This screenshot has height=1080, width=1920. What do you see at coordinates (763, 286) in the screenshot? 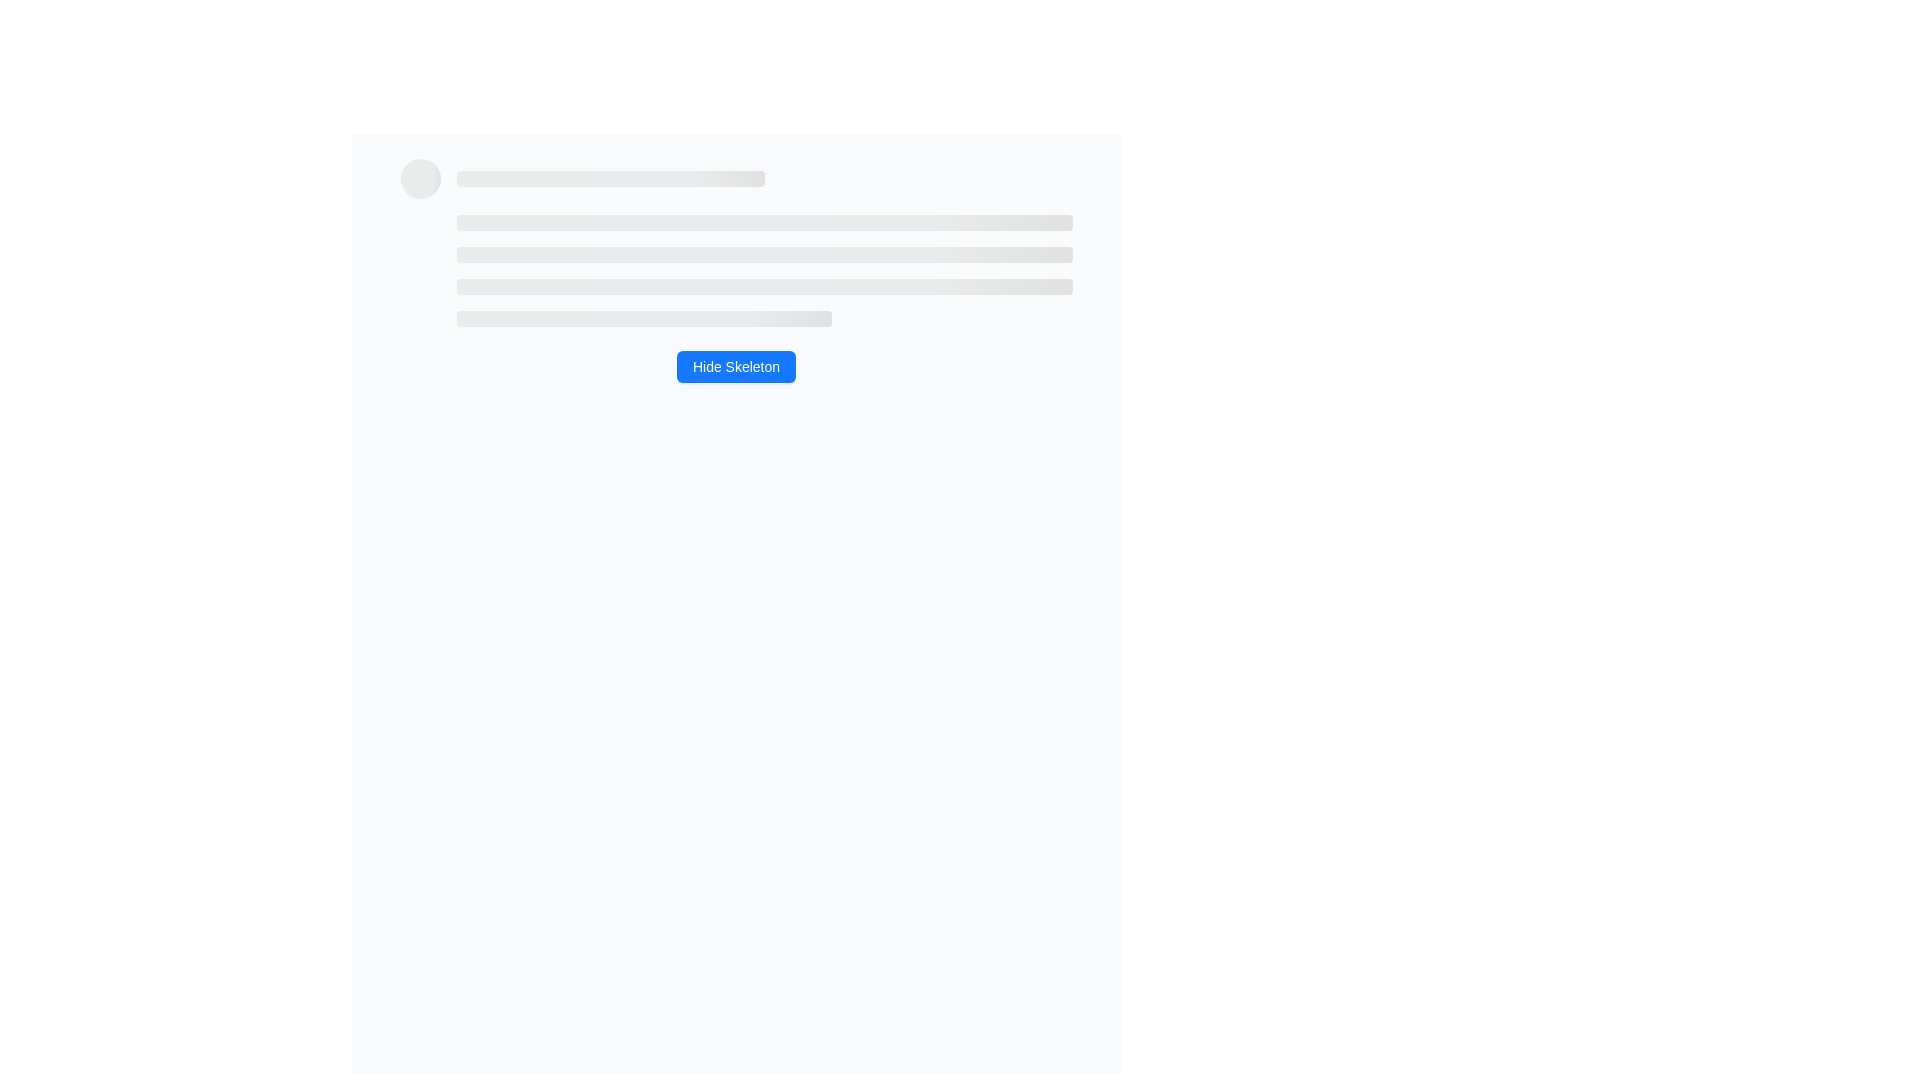
I see `the third Skeleton loading placeholder, which is a long rectangular bar in a vertical list, positioned centrally below the second bar and above the fourth bar` at bounding box center [763, 286].